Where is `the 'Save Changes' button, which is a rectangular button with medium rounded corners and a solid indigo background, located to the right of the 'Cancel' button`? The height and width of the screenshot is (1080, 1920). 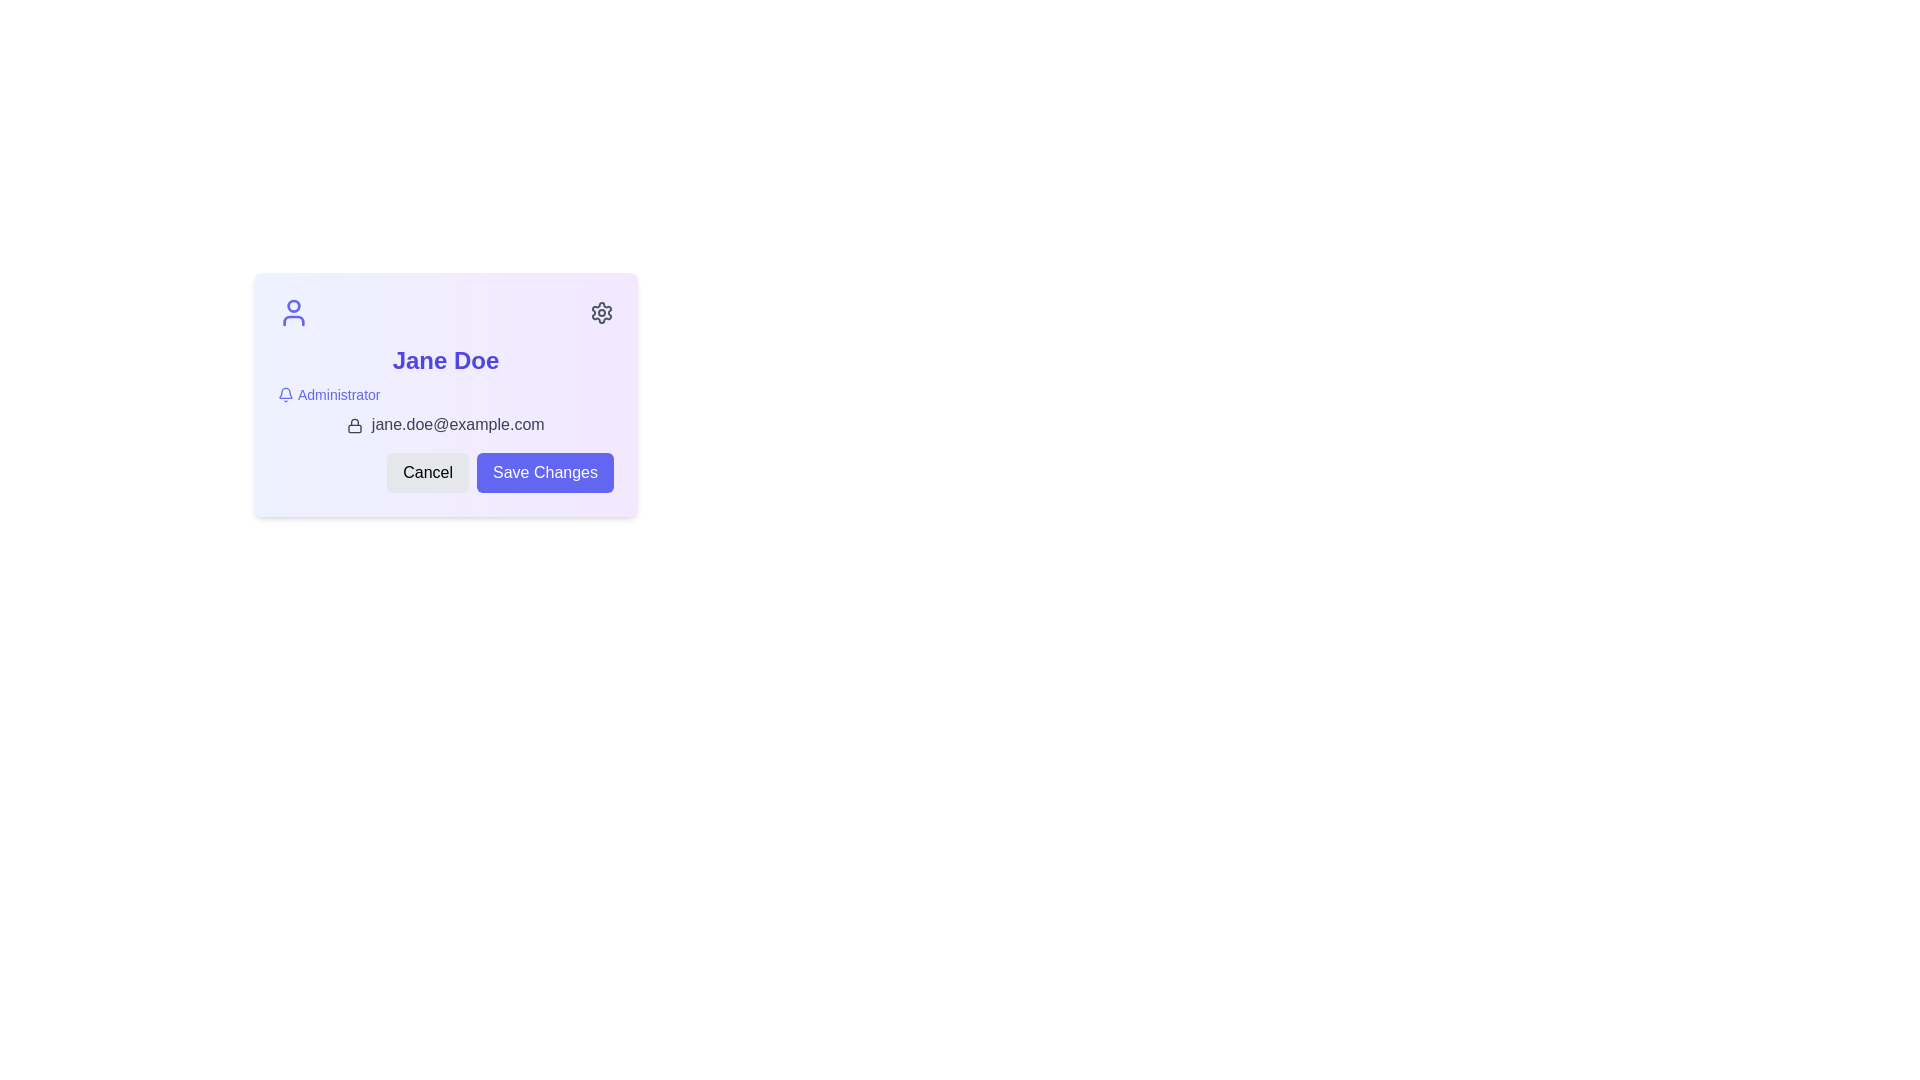
the 'Save Changes' button, which is a rectangular button with medium rounded corners and a solid indigo background, located to the right of the 'Cancel' button is located at coordinates (545, 473).